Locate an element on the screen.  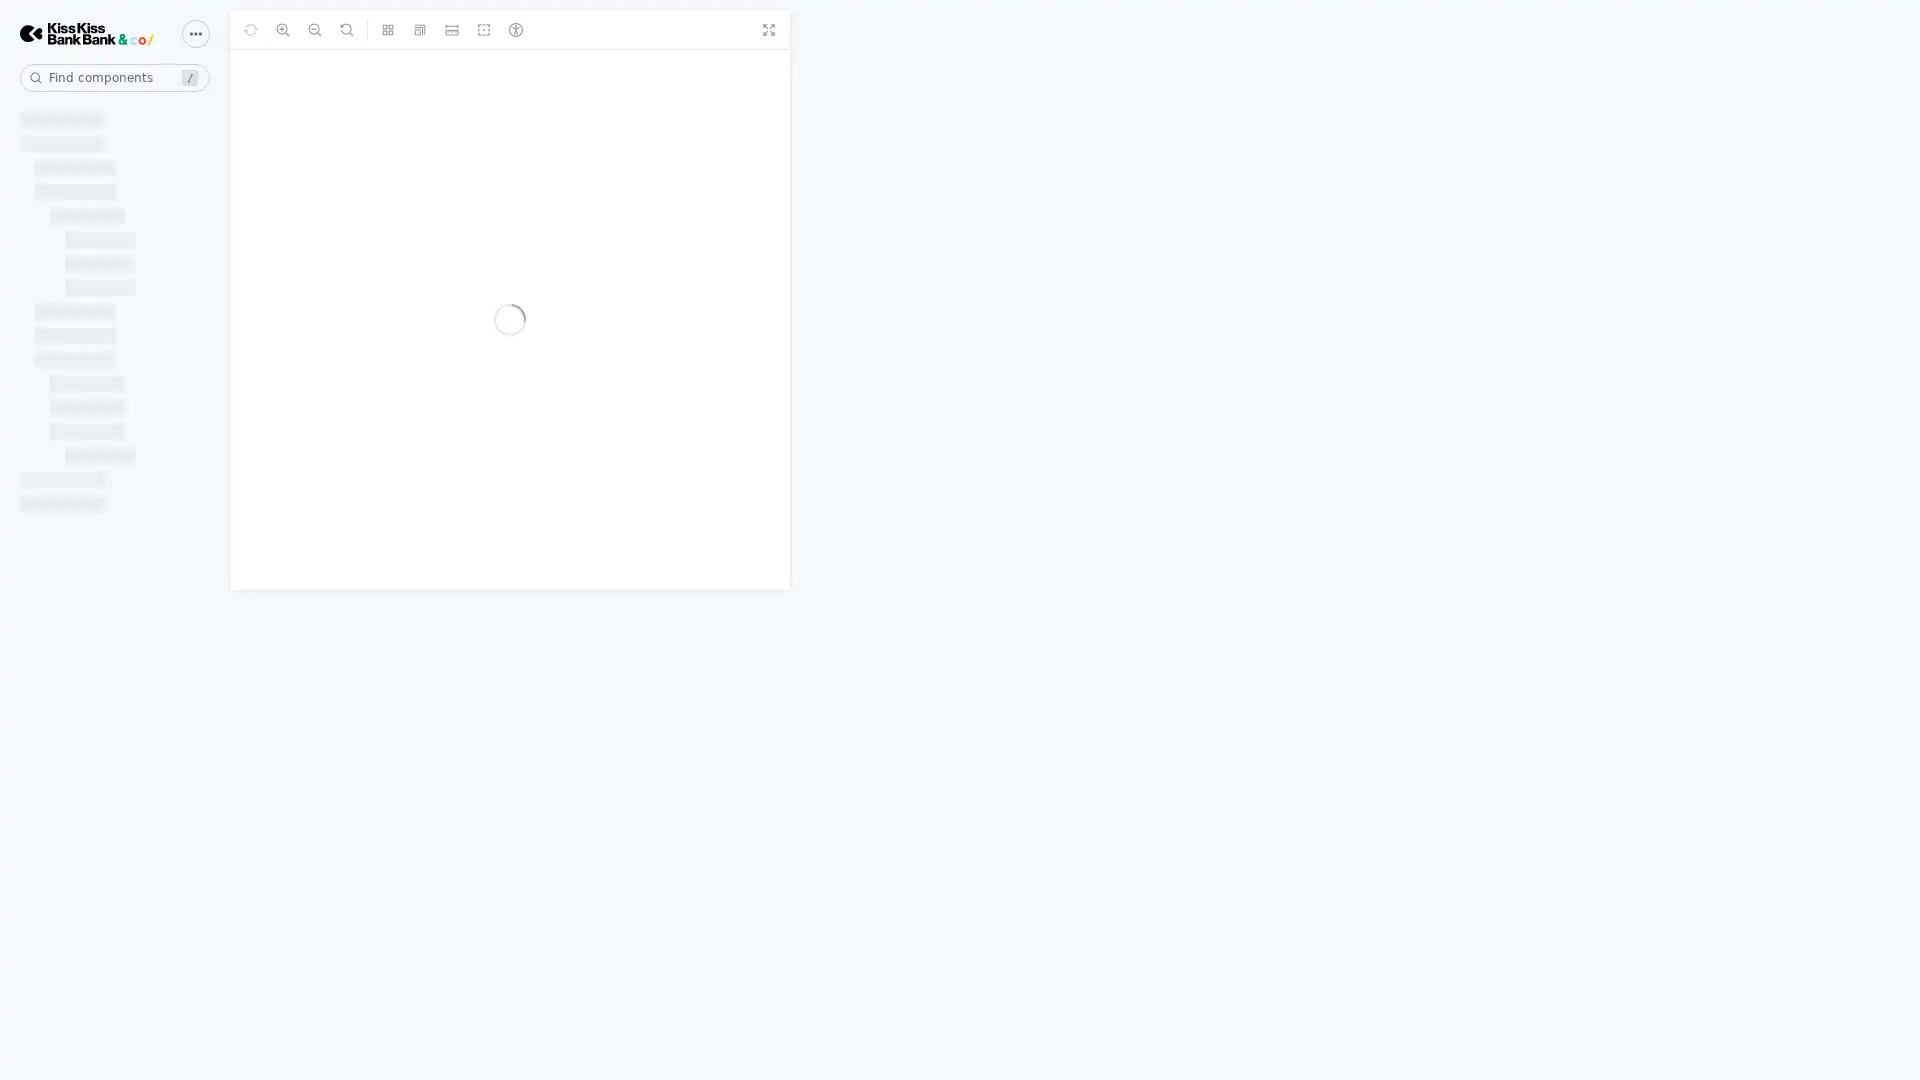
Apply a grid to the preview is located at coordinates (574, 30).